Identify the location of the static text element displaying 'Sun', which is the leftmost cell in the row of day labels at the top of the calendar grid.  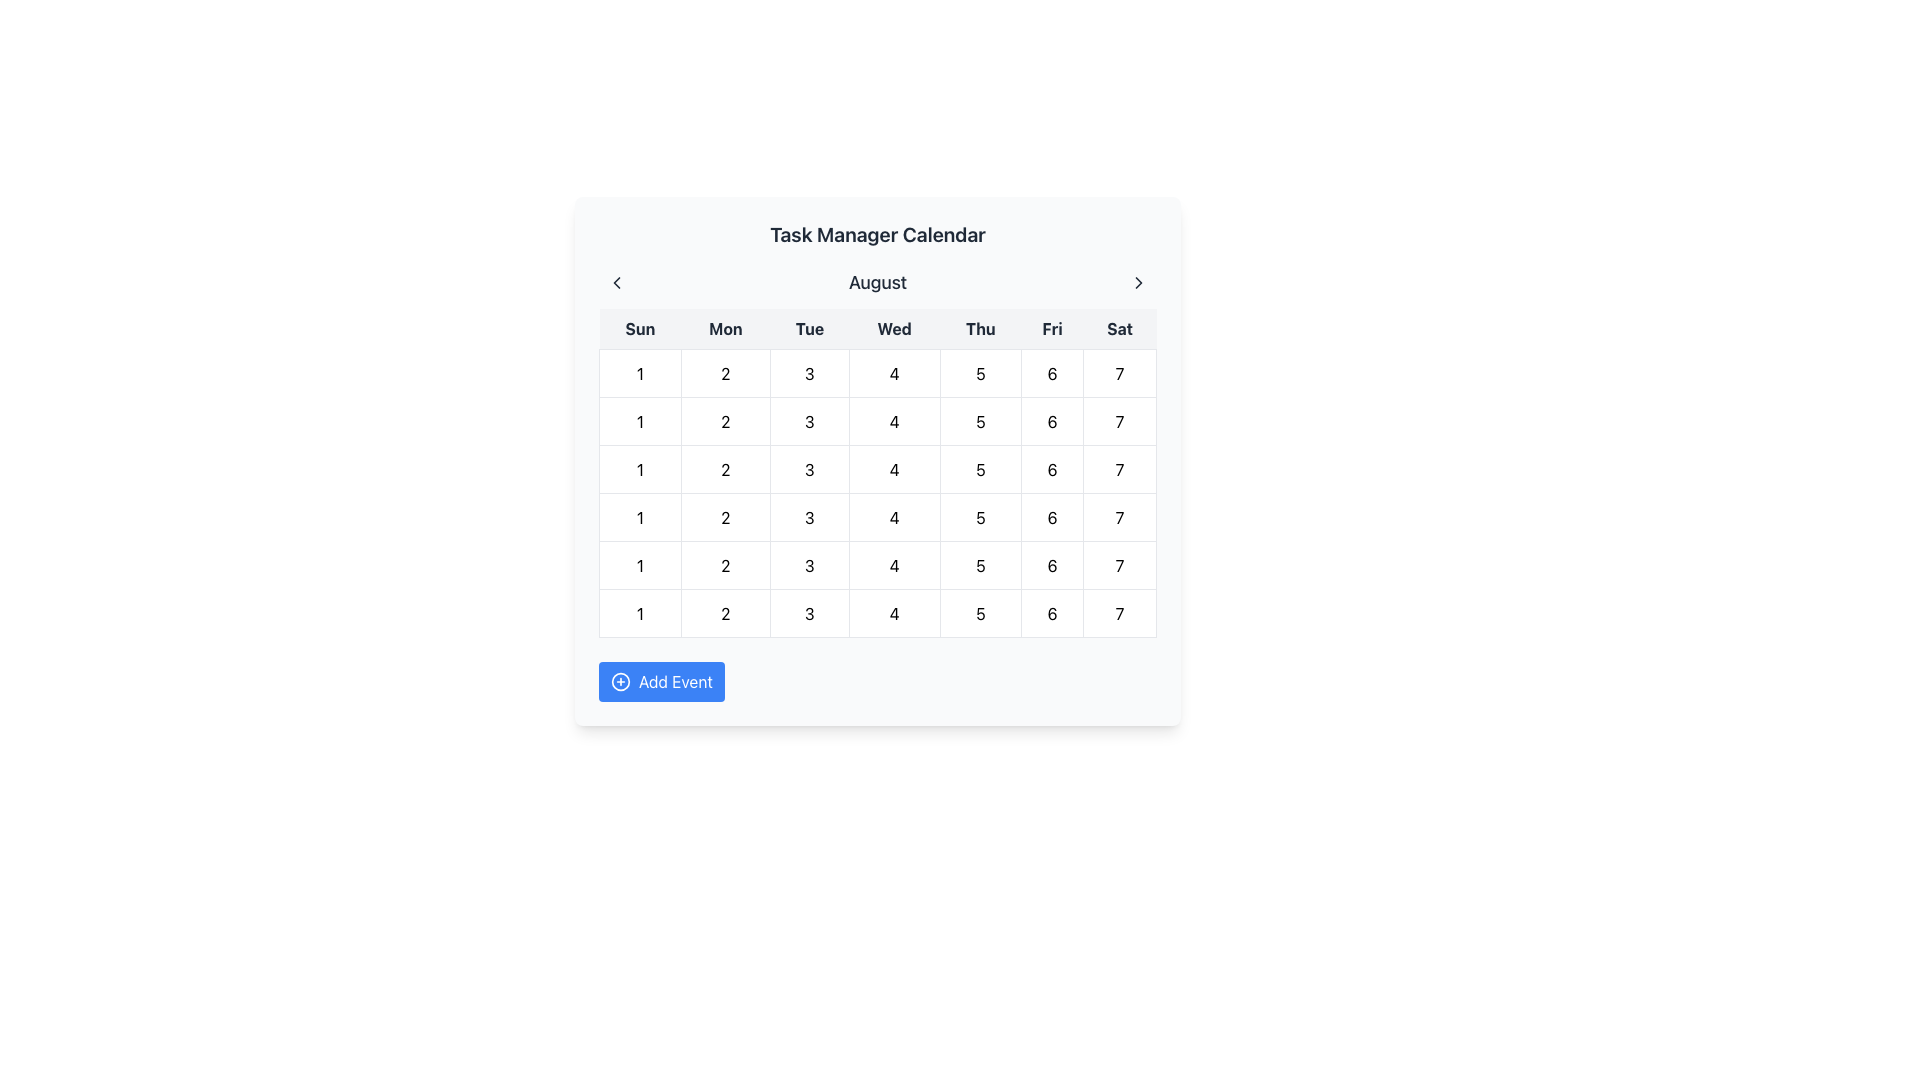
(640, 328).